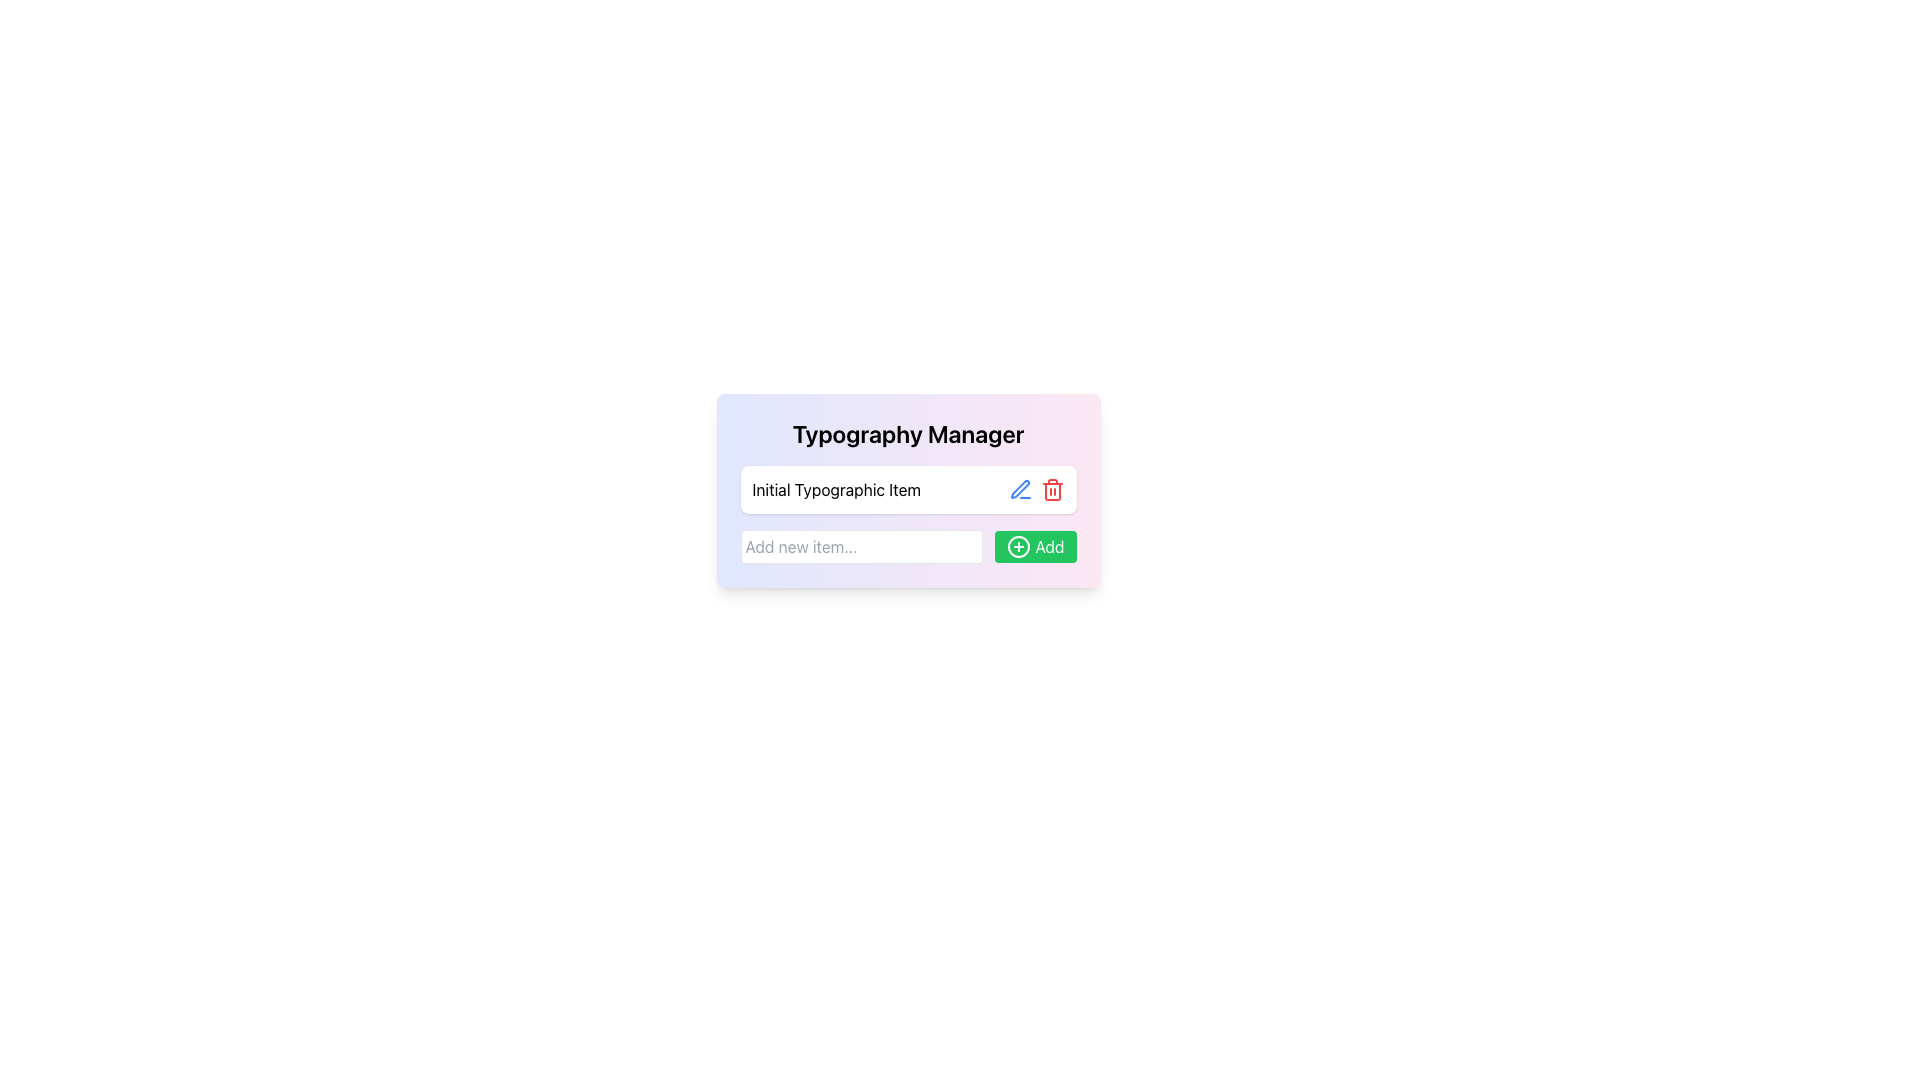  What do you see at coordinates (1019, 547) in the screenshot?
I see `circular SVG component that represents the 'Add' button within the Typography Manager layout using developer tools` at bounding box center [1019, 547].